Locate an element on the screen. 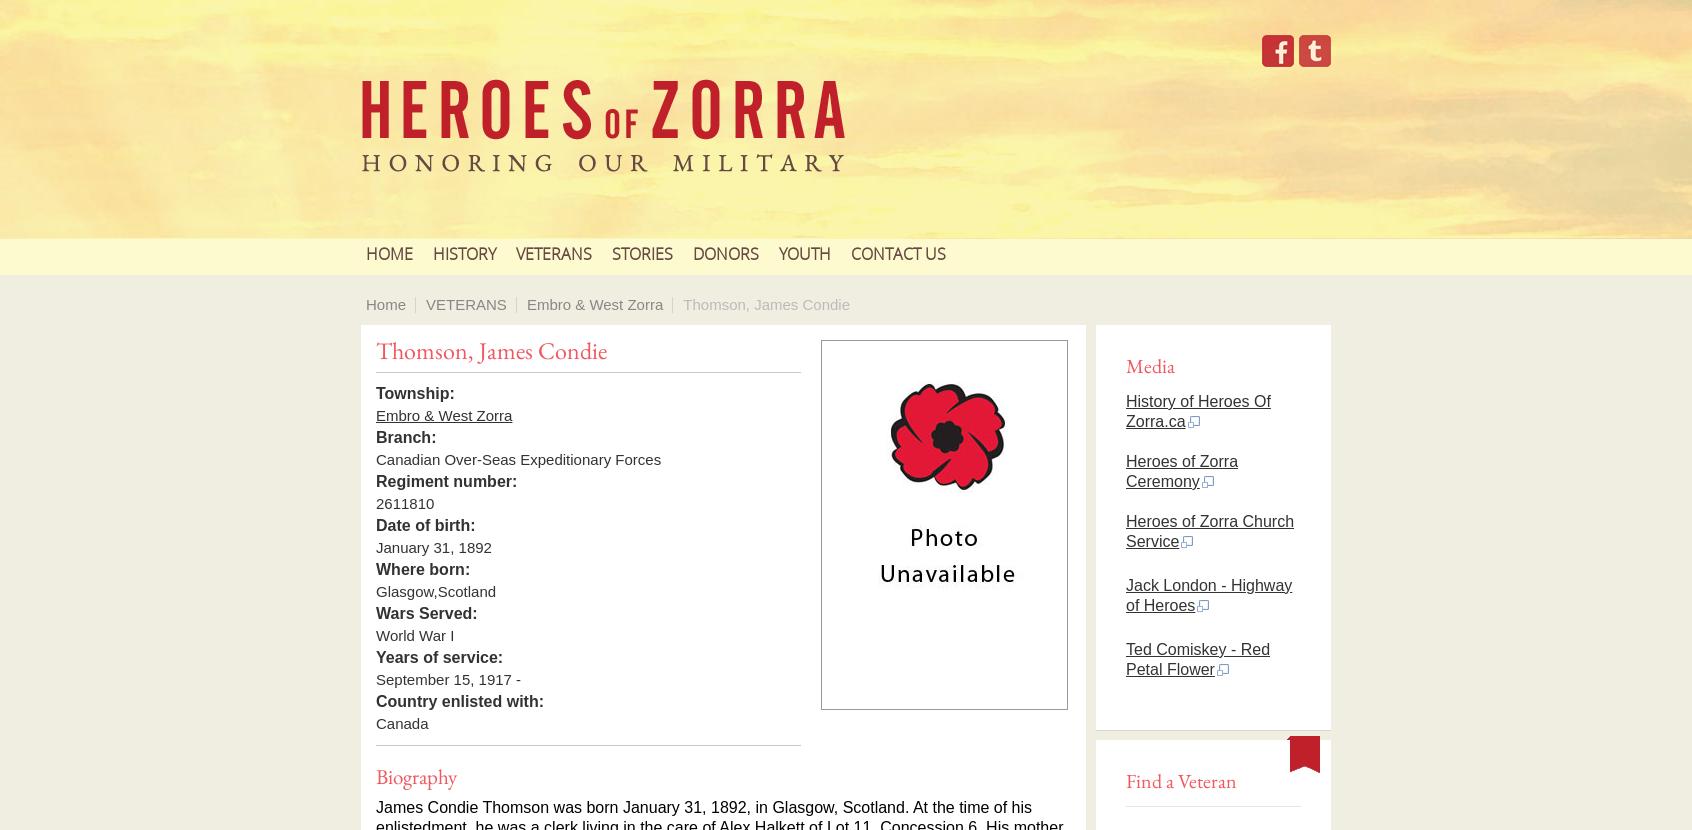 Image resolution: width=1692 pixels, height=830 pixels. 'Home' is located at coordinates (365, 303).